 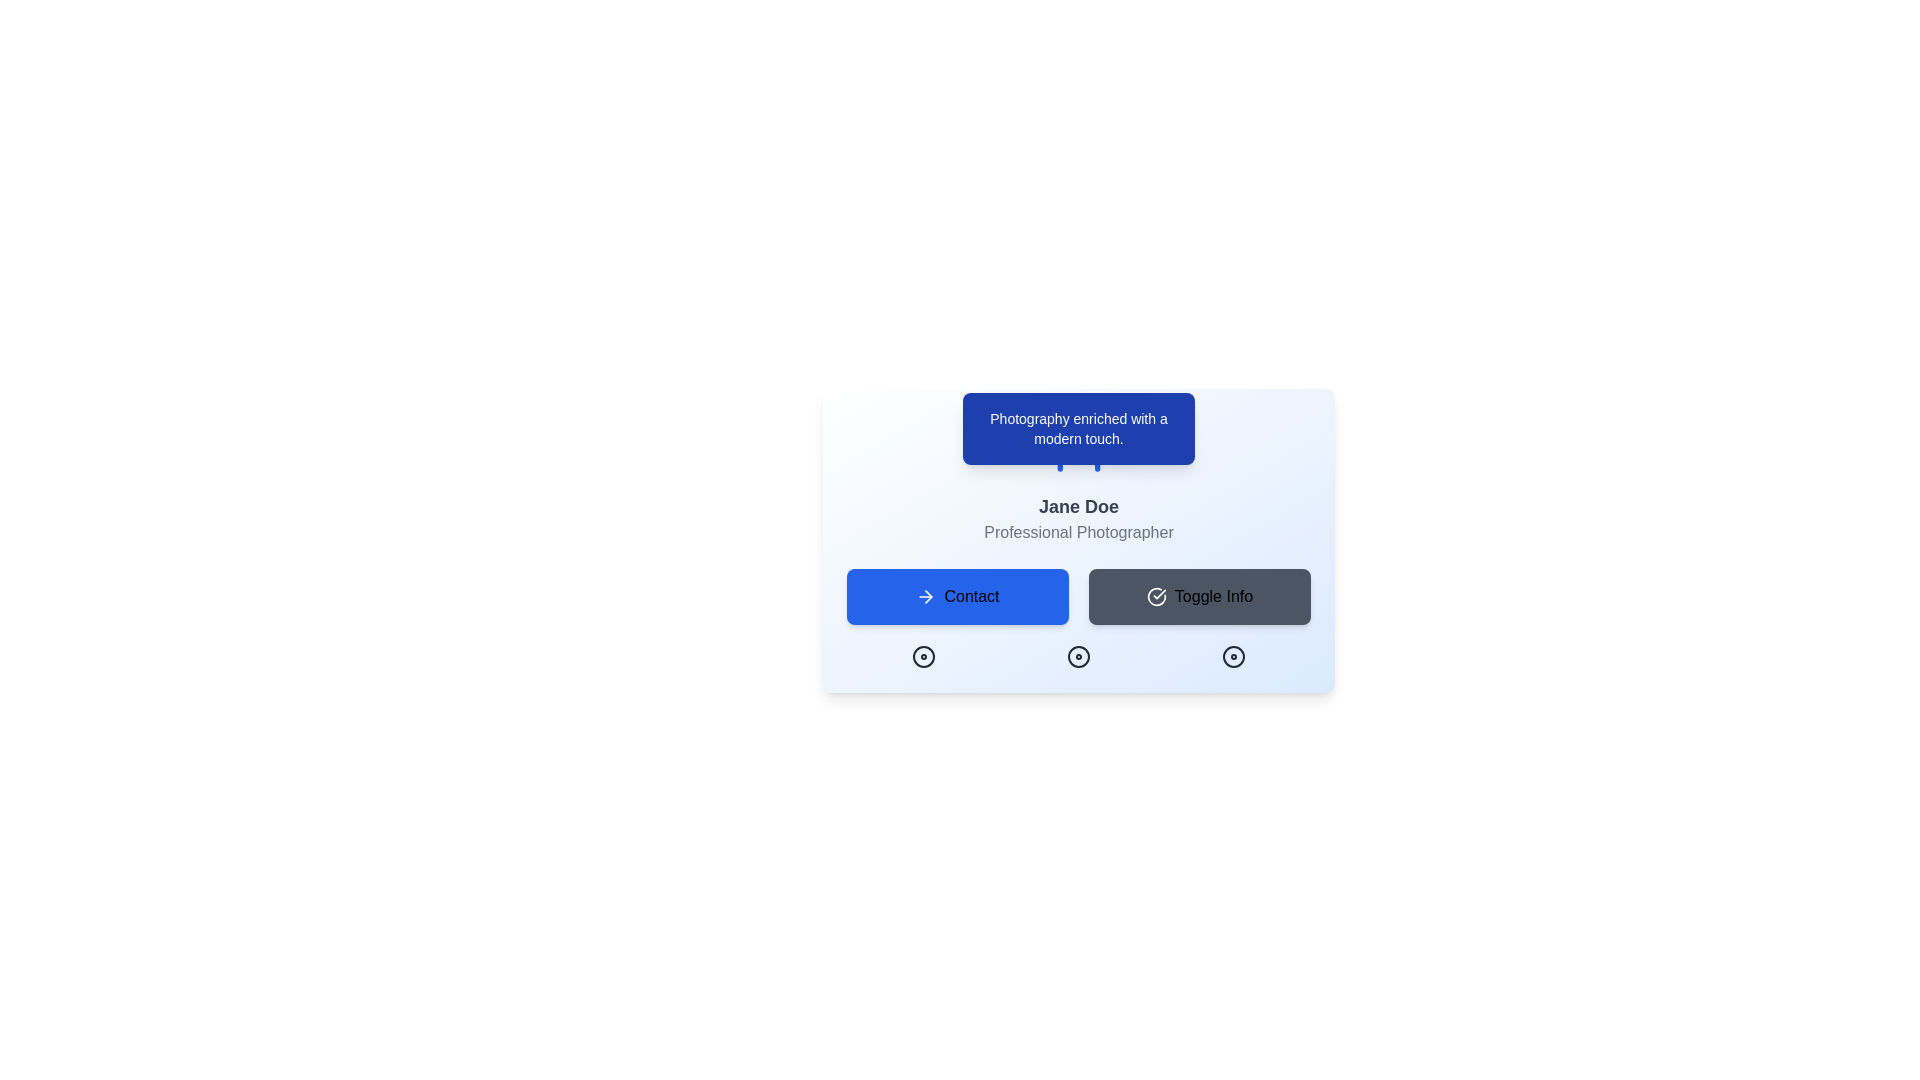 What do you see at coordinates (923, 656) in the screenshot?
I see `the first circular SVG icon located at the bottom section of the interface` at bounding box center [923, 656].